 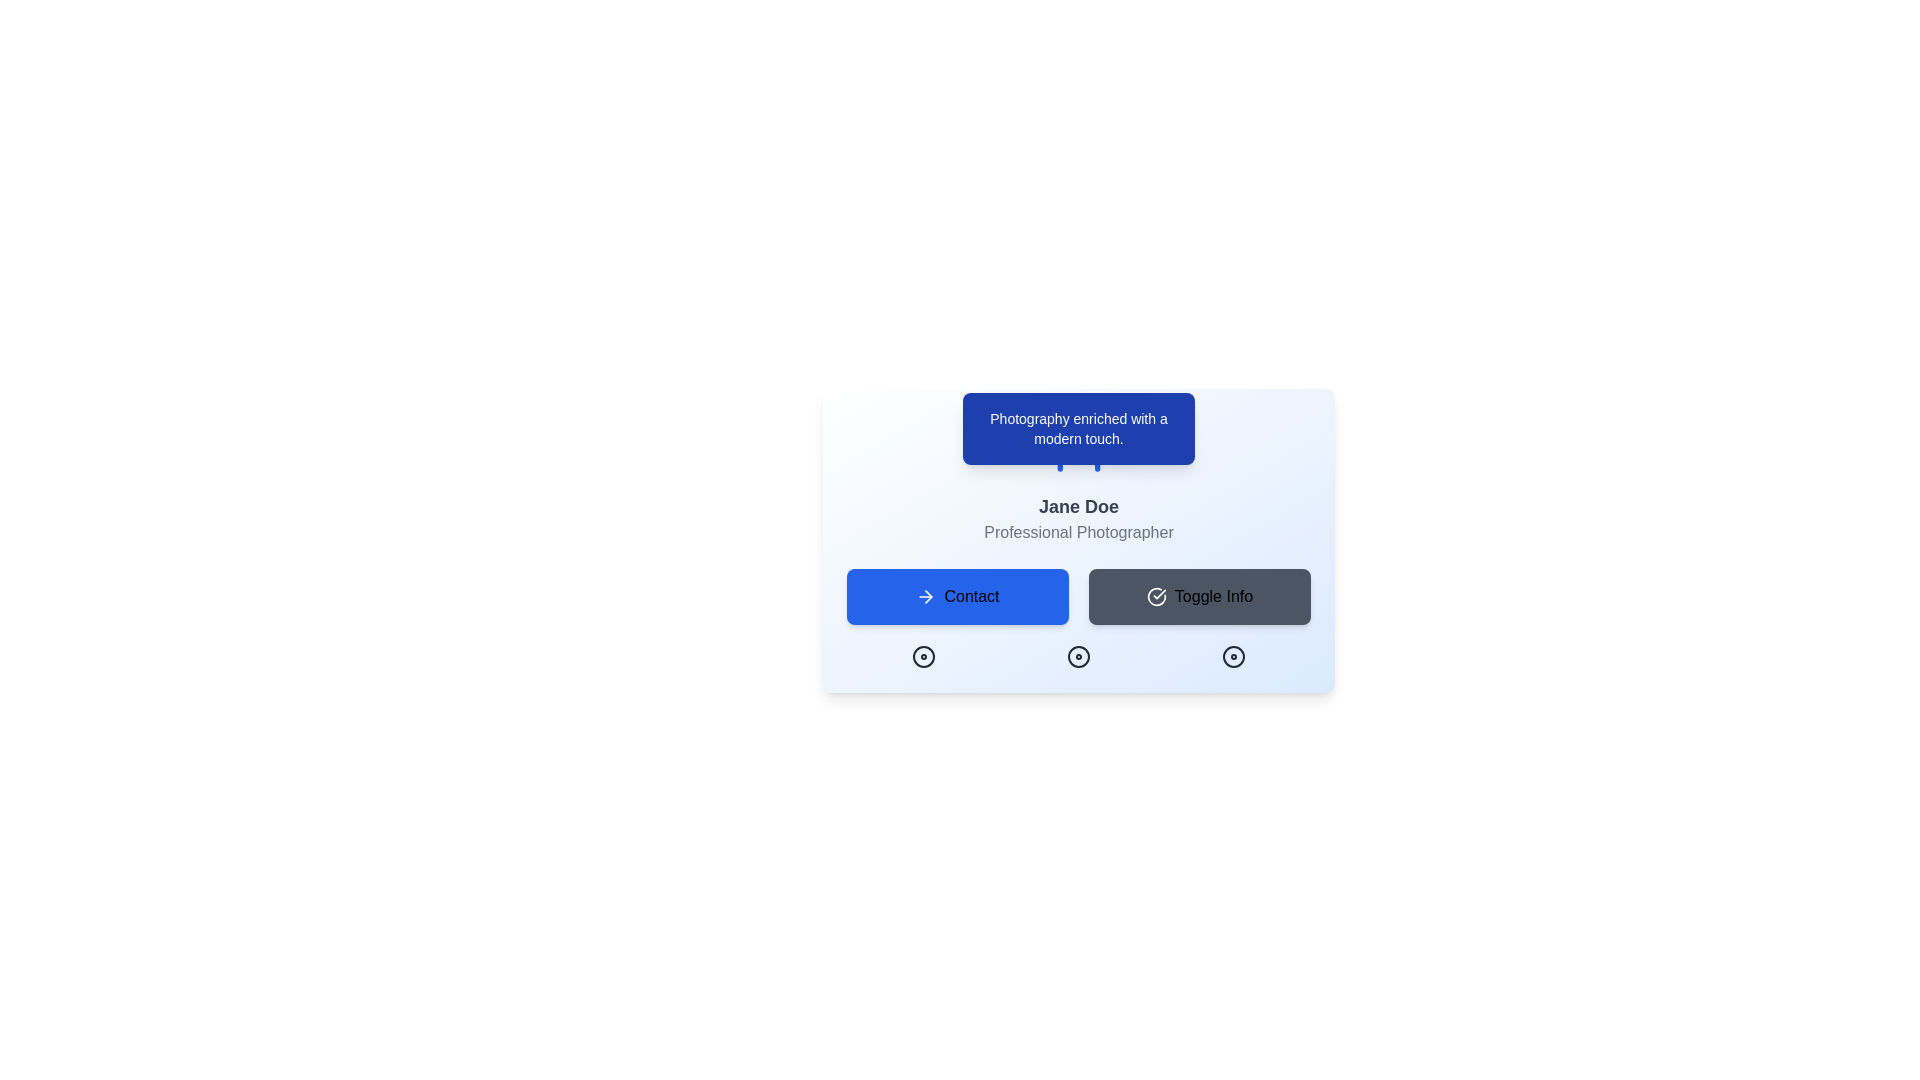 What do you see at coordinates (923, 656) in the screenshot?
I see `the first circular SVG icon located at the bottom section of the interface` at bounding box center [923, 656].